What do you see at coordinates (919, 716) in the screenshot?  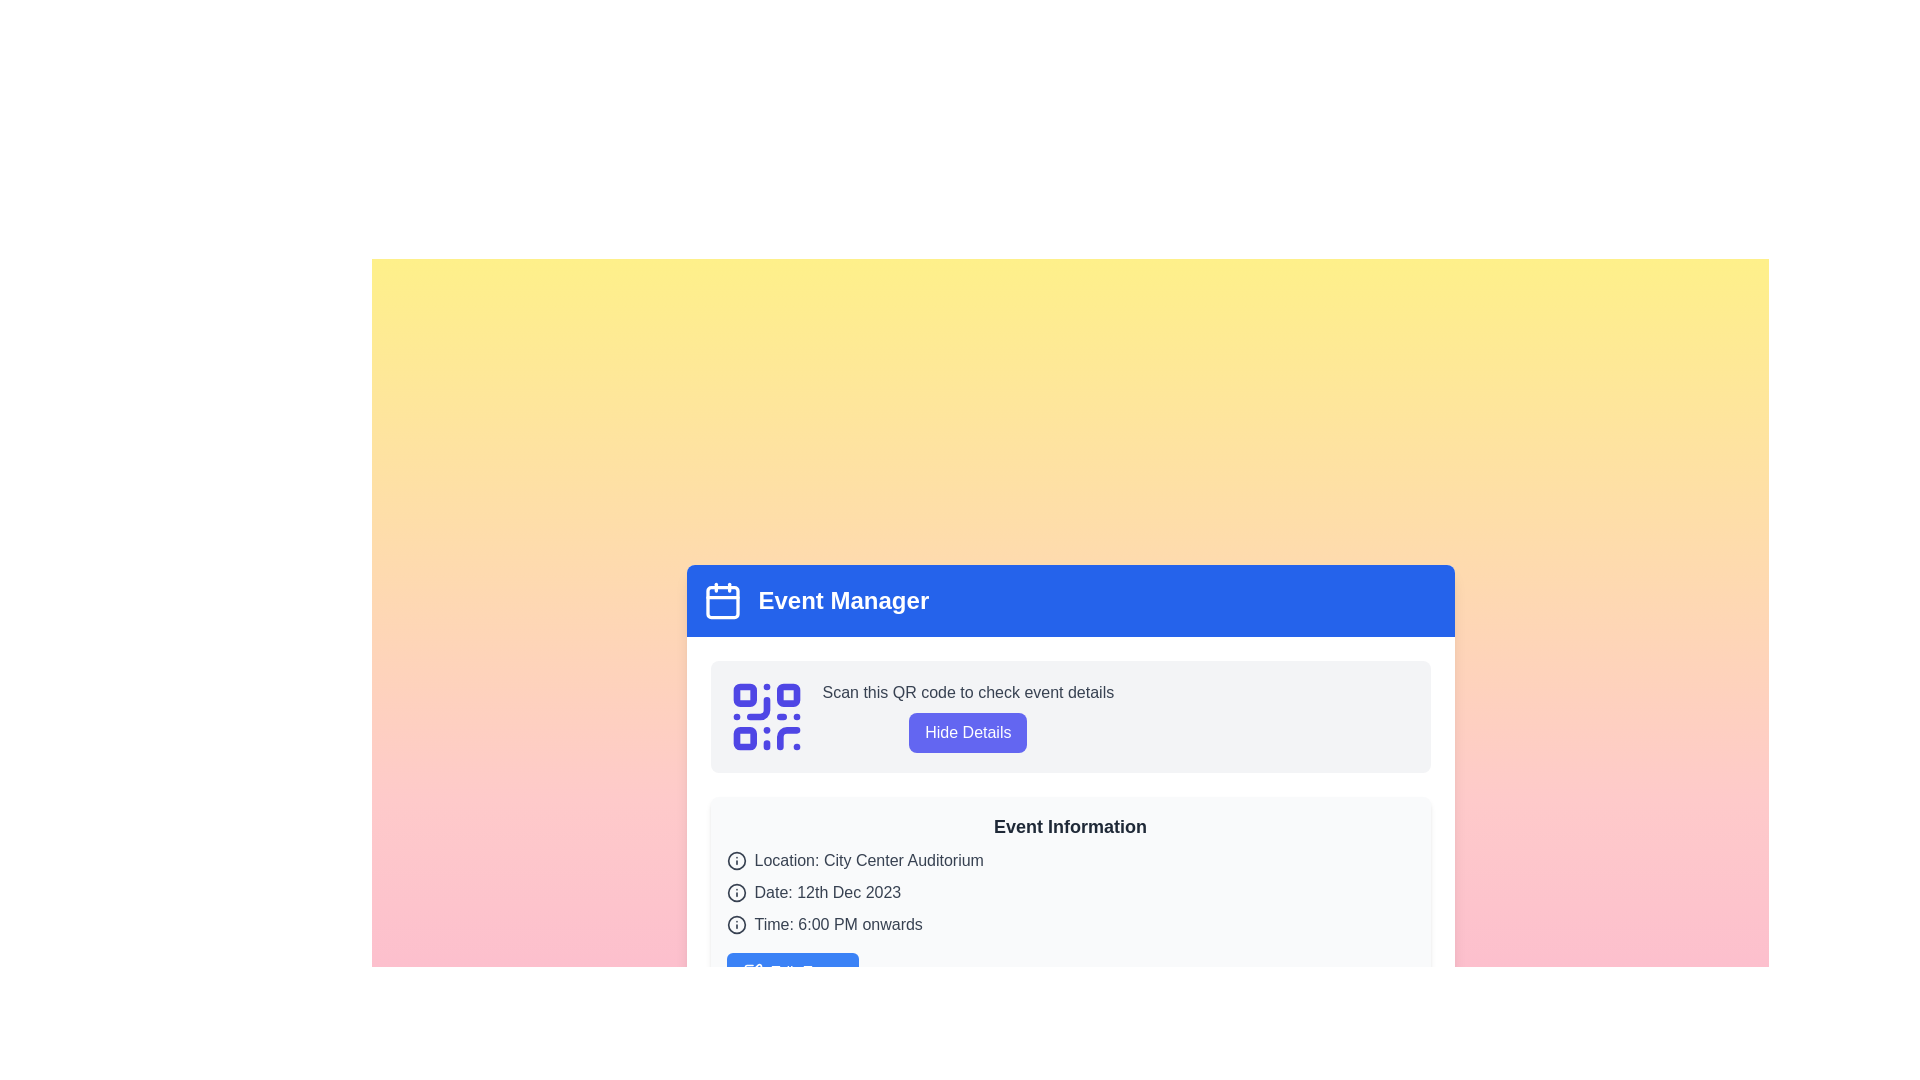 I see `the blue button labeled 'Hide Details' located at the top of the detailed event section to hide the event details` at bounding box center [919, 716].